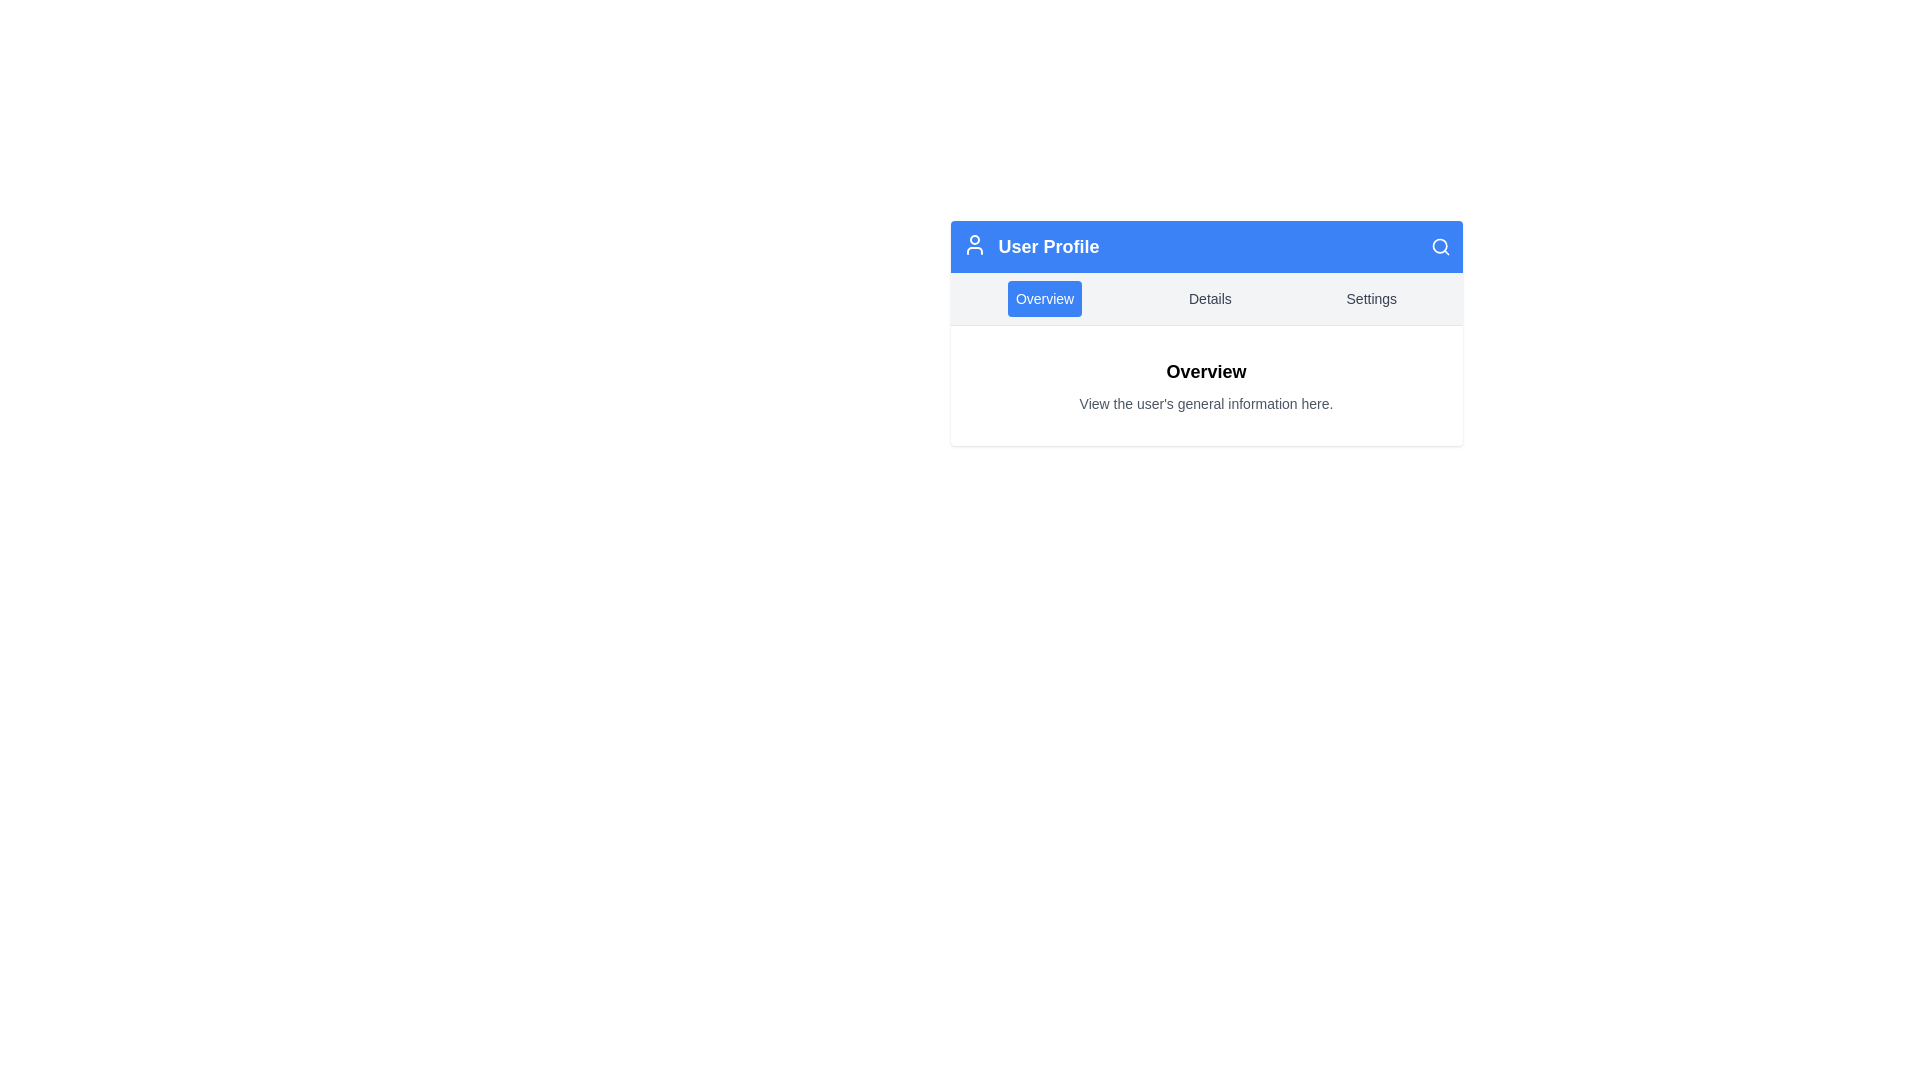 This screenshot has height=1080, width=1920. Describe the element at coordinates (974, 244) in the screenshot. I see `the minimalist outlined user profile icon located to the left of the 'User Profile' text in the blue header section` at that location.